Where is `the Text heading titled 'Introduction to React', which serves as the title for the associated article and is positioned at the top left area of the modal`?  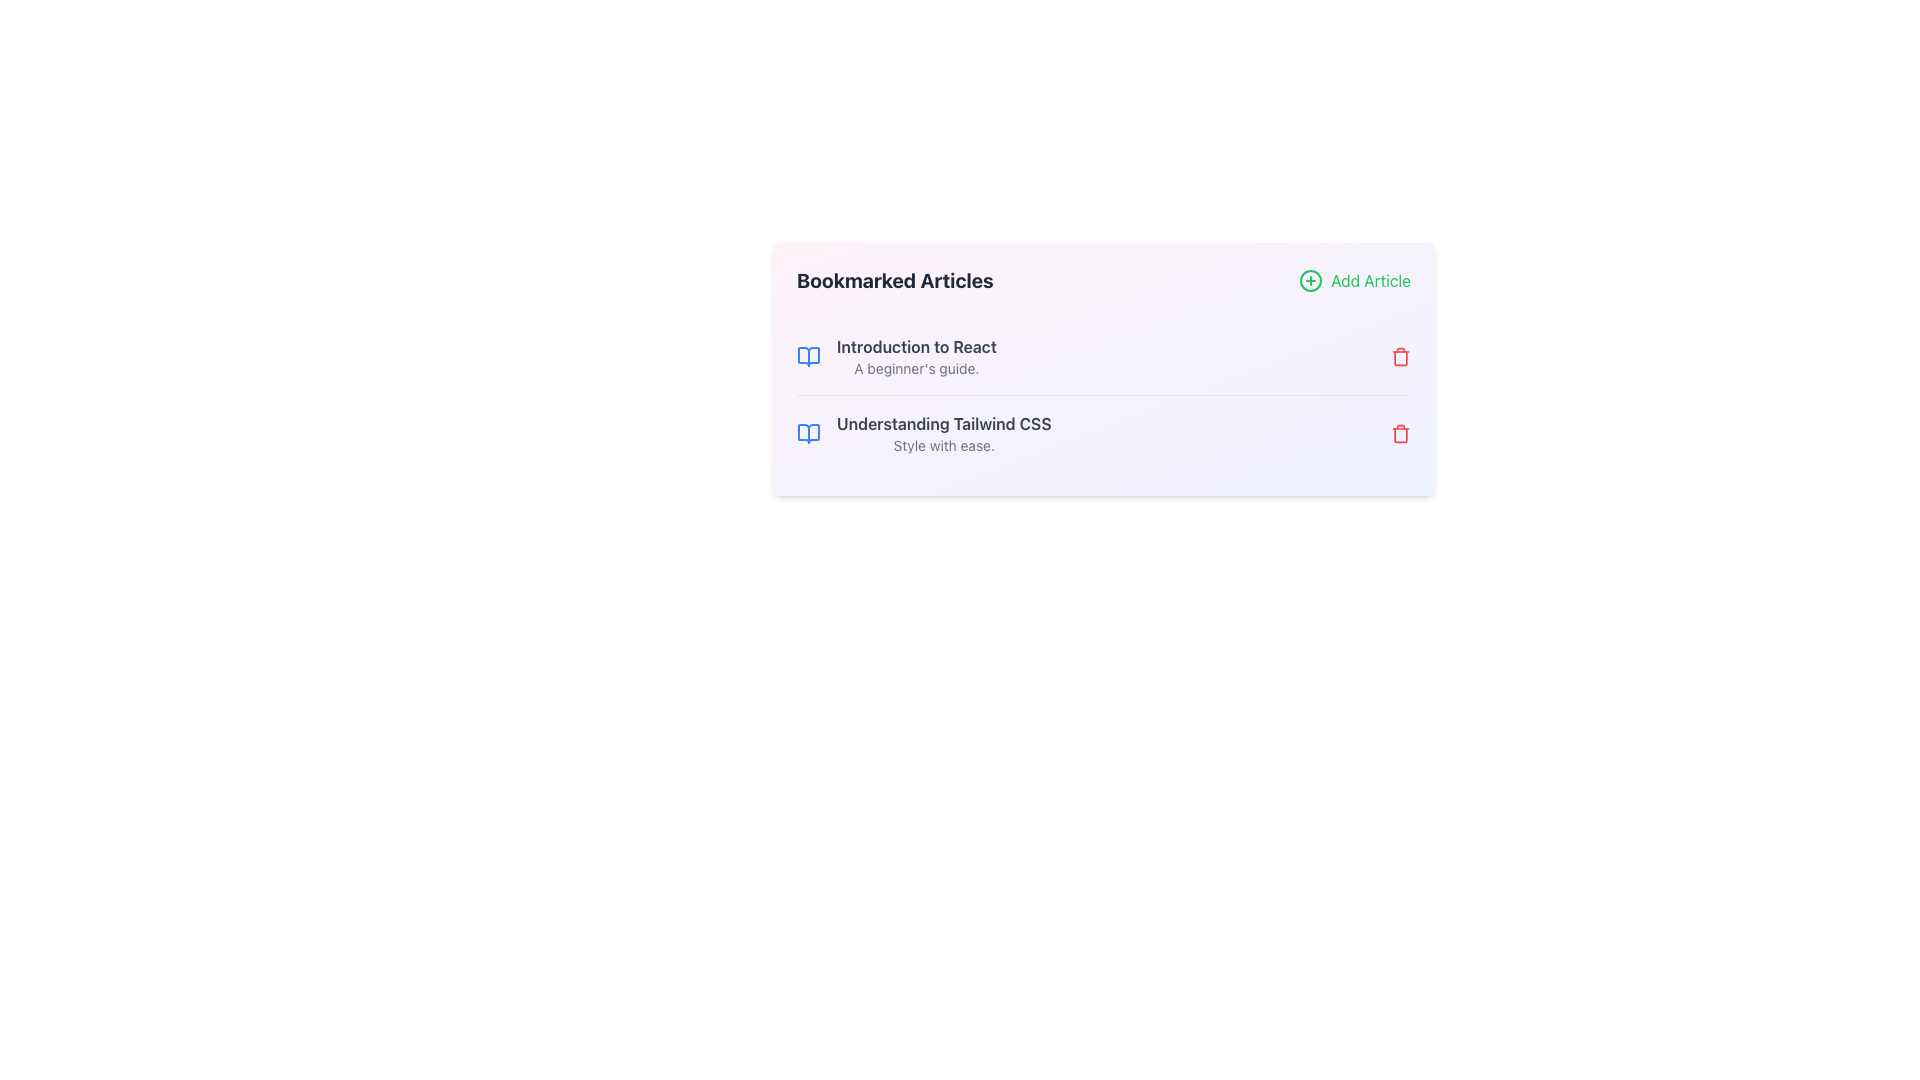
the Text heading titled 'Introduction to React', which serves as the title for the associated article and is positioned at the top left area of the modal is located at coordinates (915, 346).